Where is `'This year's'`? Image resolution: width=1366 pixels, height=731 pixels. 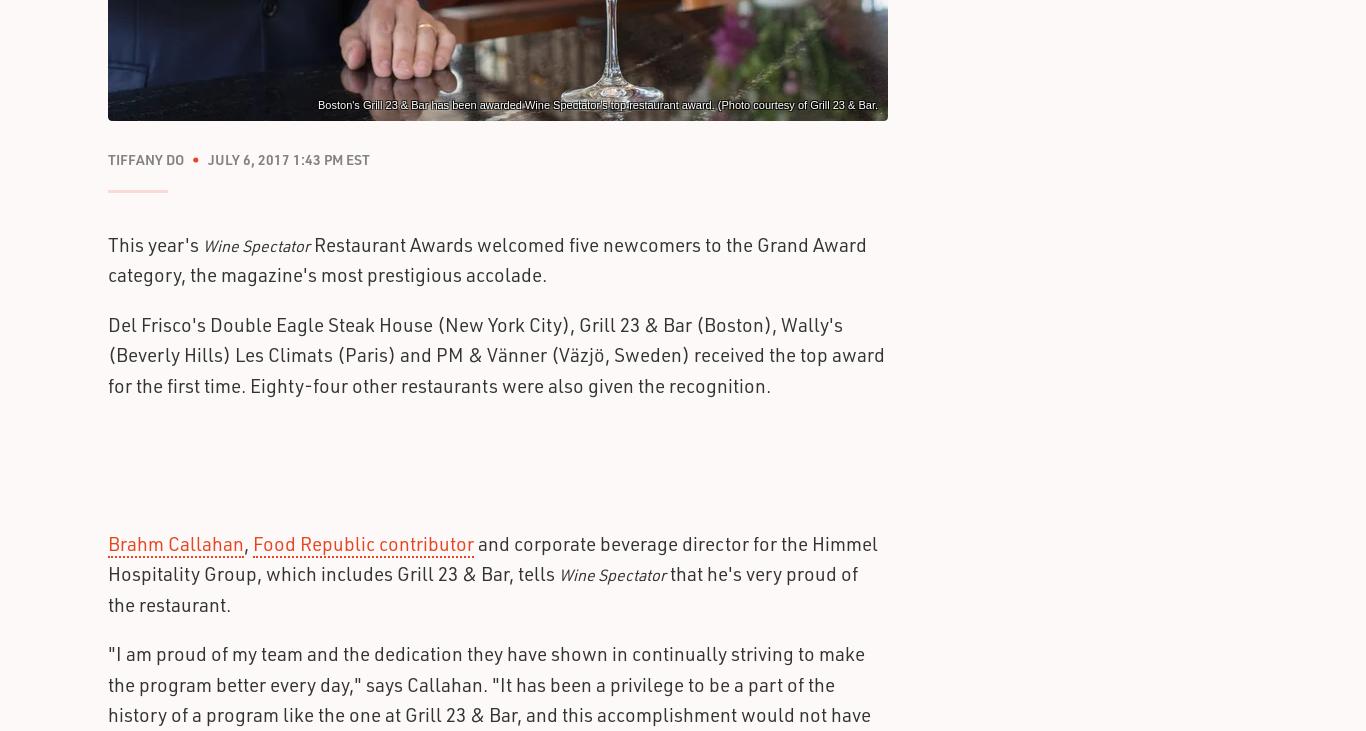
'This year's' is located at coordinates (154, 243).